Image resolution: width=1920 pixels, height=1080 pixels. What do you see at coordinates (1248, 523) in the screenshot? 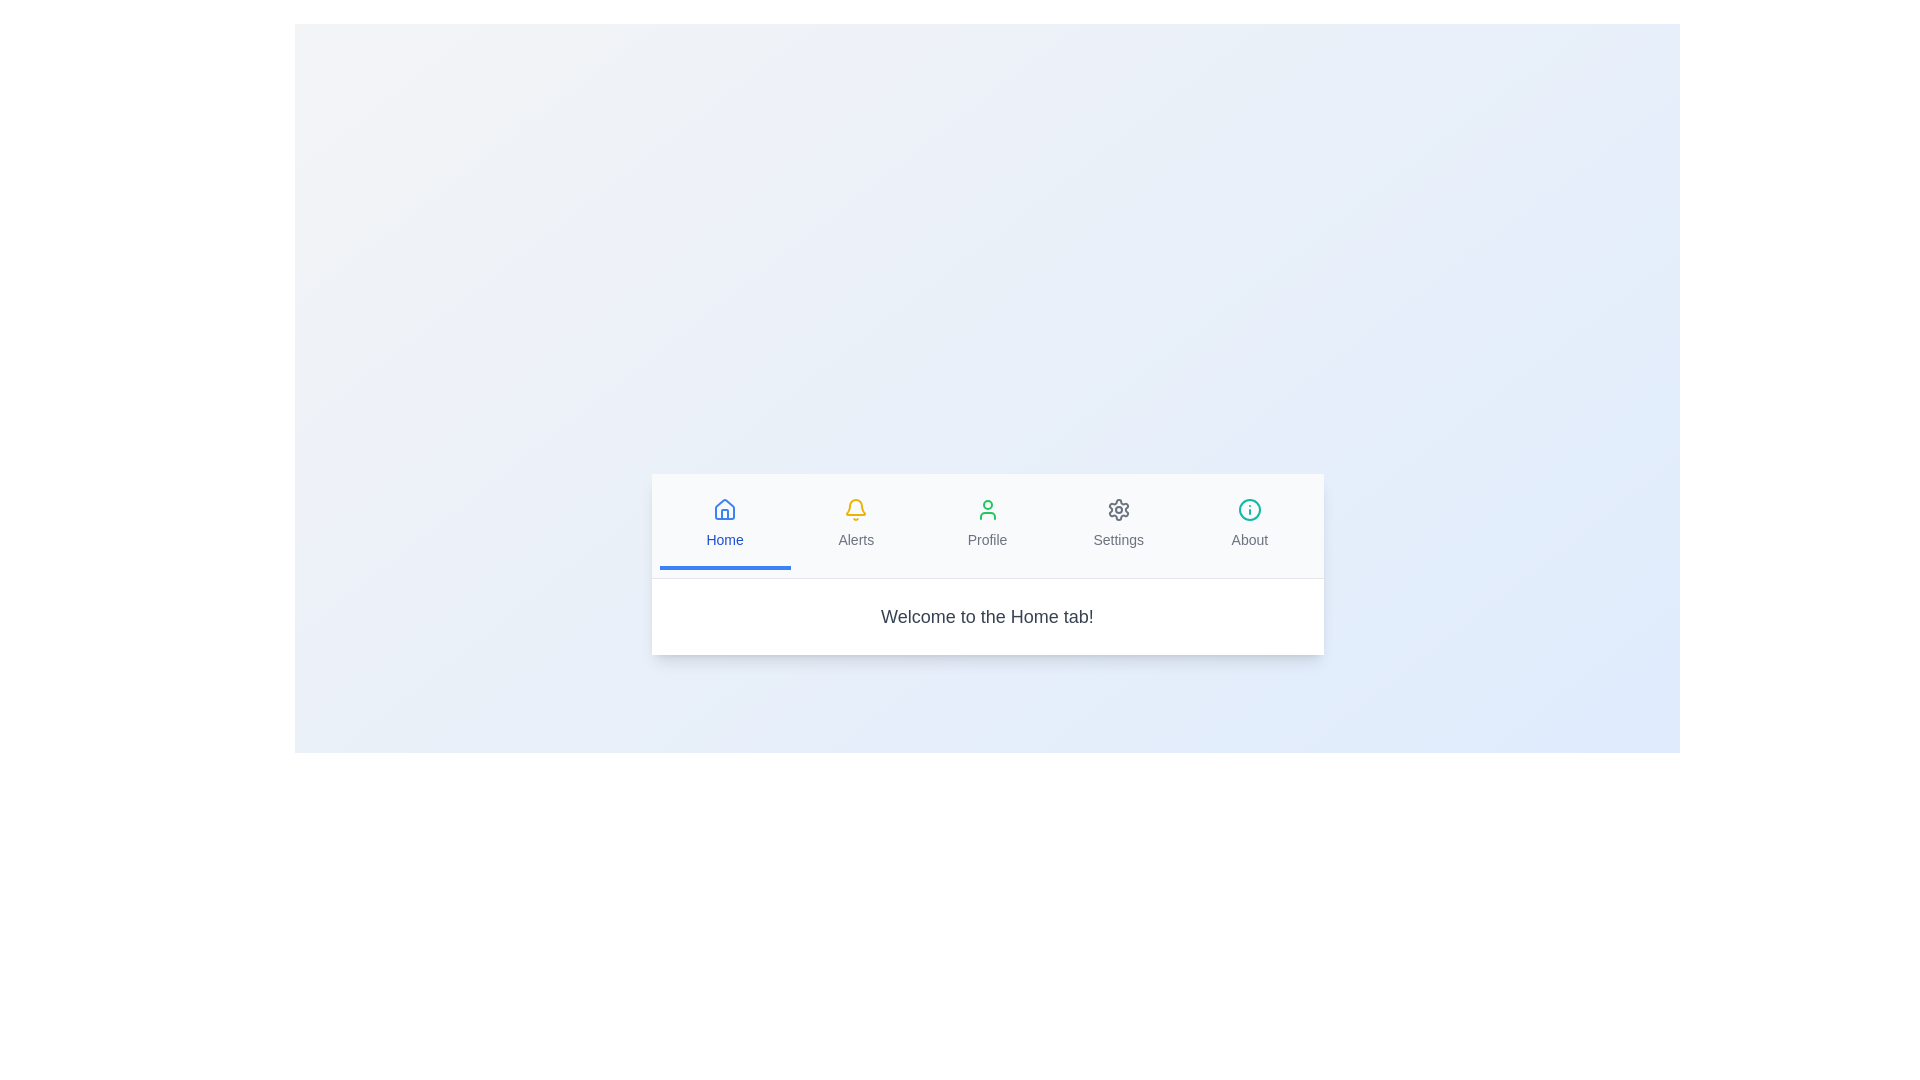
I see `the tab labeled About to switch to its content` at bounding box center [1248, 523].